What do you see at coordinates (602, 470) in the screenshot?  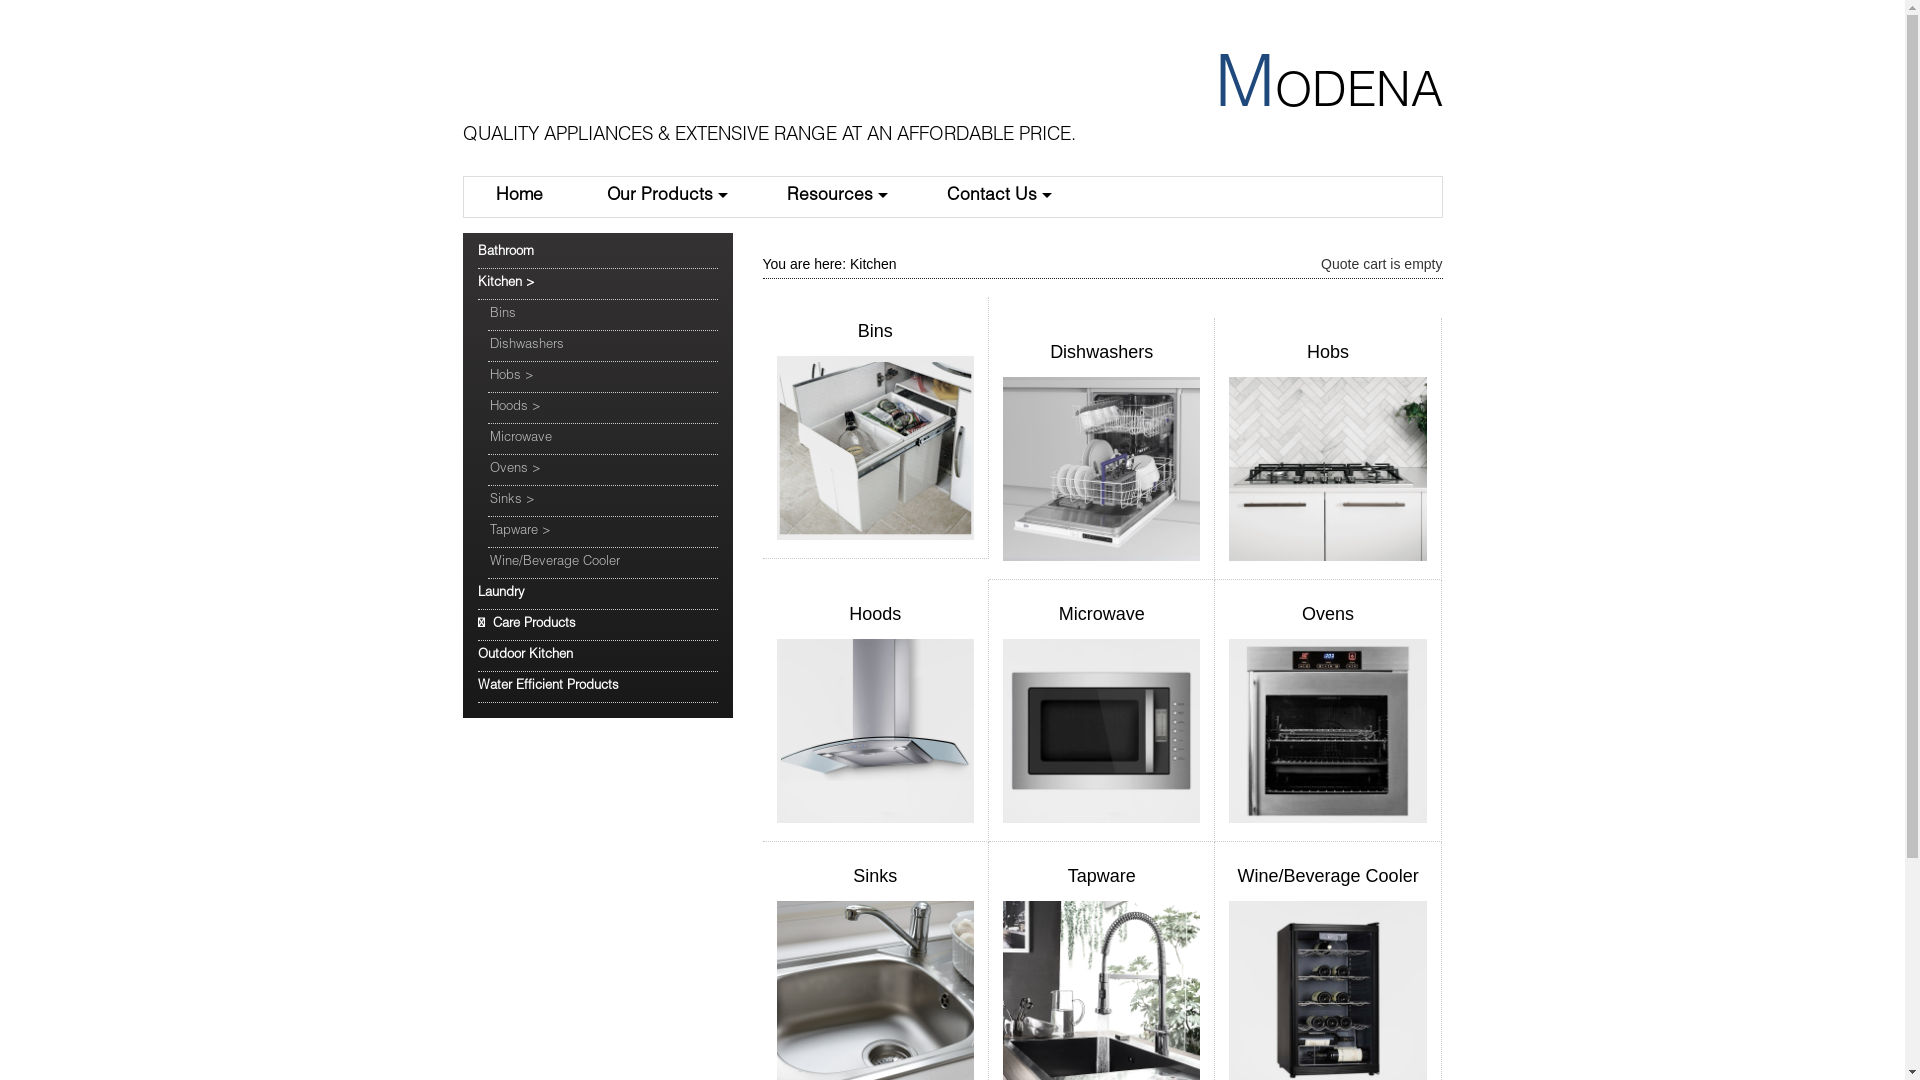 I see `'Ovens >'` at bounding box center [602, 470].